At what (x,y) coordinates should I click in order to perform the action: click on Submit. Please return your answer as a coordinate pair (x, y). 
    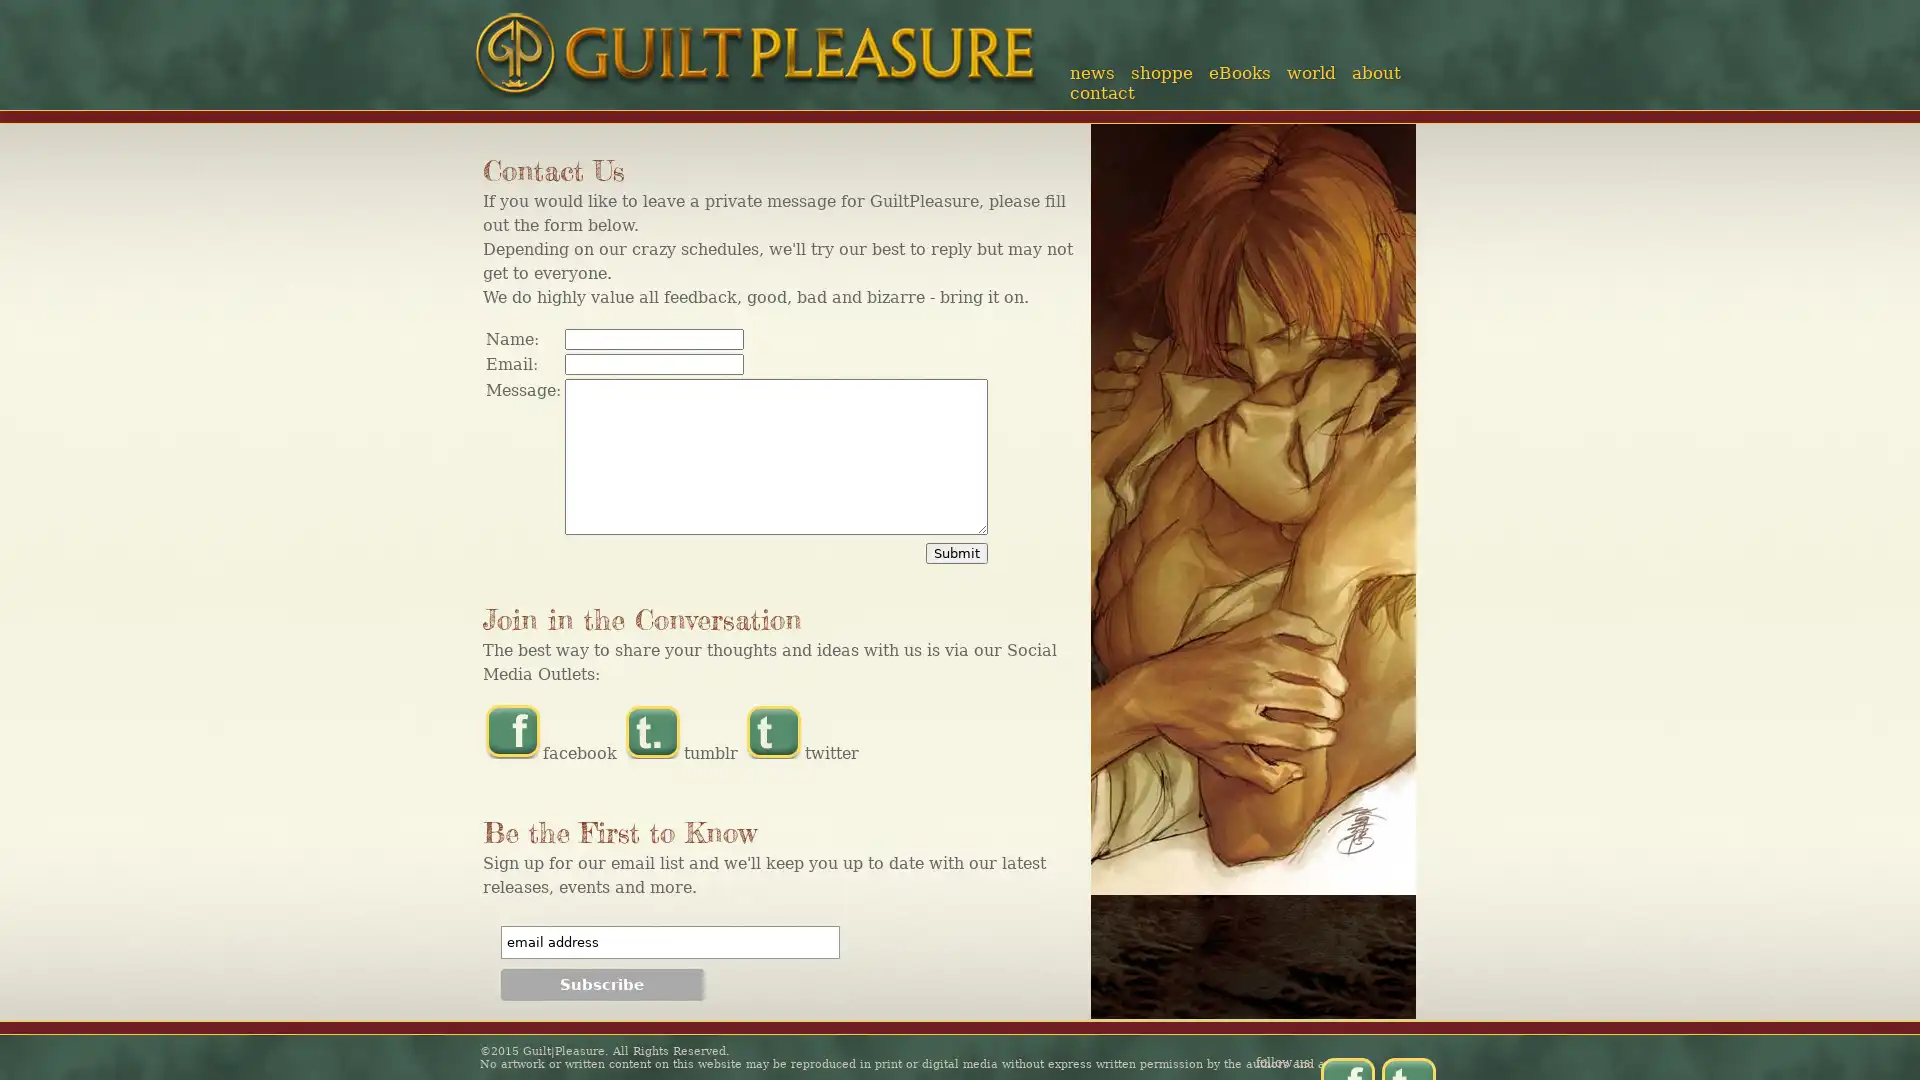
    Looking at the image, I should click on (954, 553).